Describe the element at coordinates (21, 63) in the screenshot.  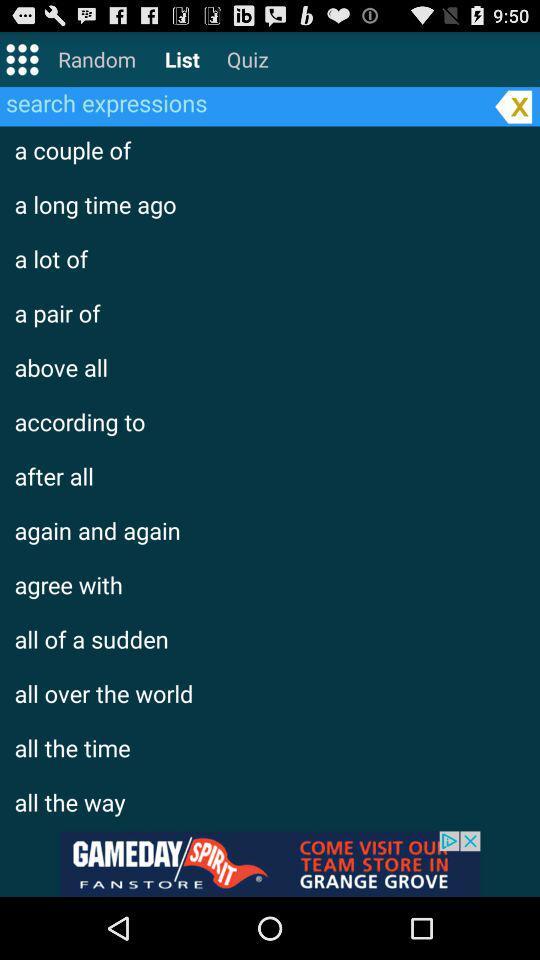
I see `the dialpad icon` at that location.